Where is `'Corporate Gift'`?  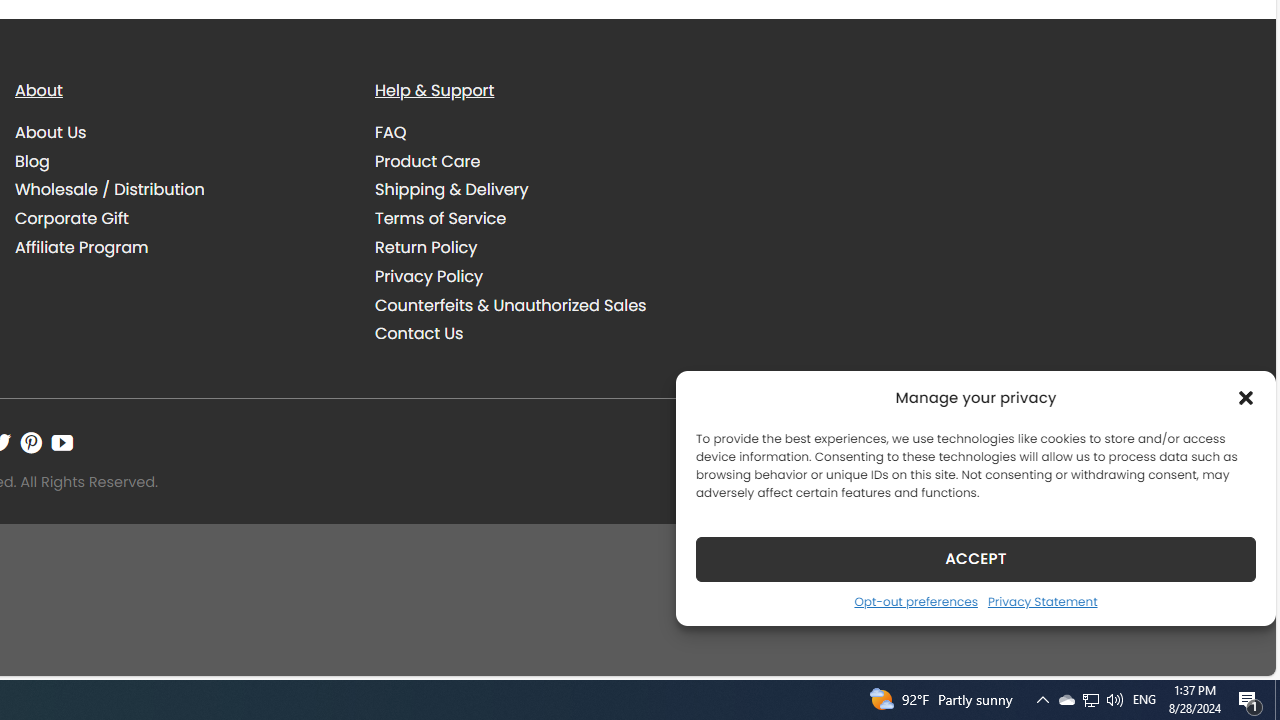
'Corporate Gift' is located at coordinates (180, 218).